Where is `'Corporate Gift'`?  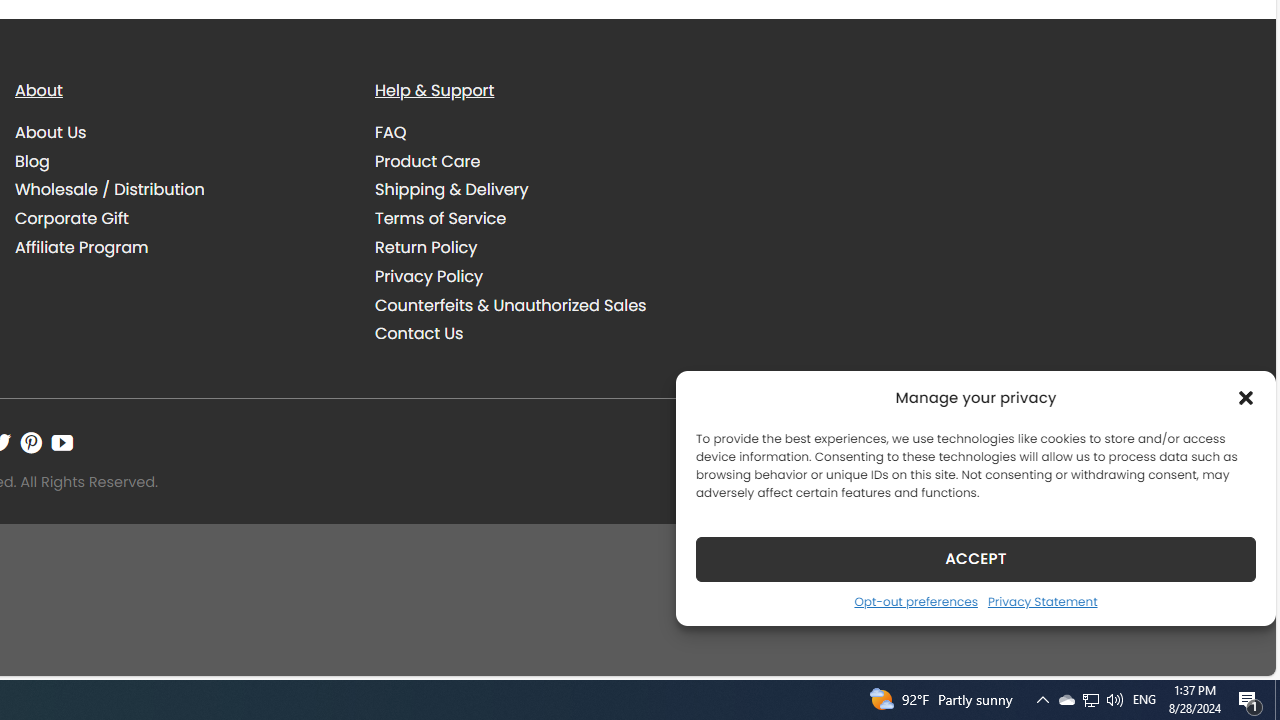
'Corporate Gift' is located at coordinates (180, 218).